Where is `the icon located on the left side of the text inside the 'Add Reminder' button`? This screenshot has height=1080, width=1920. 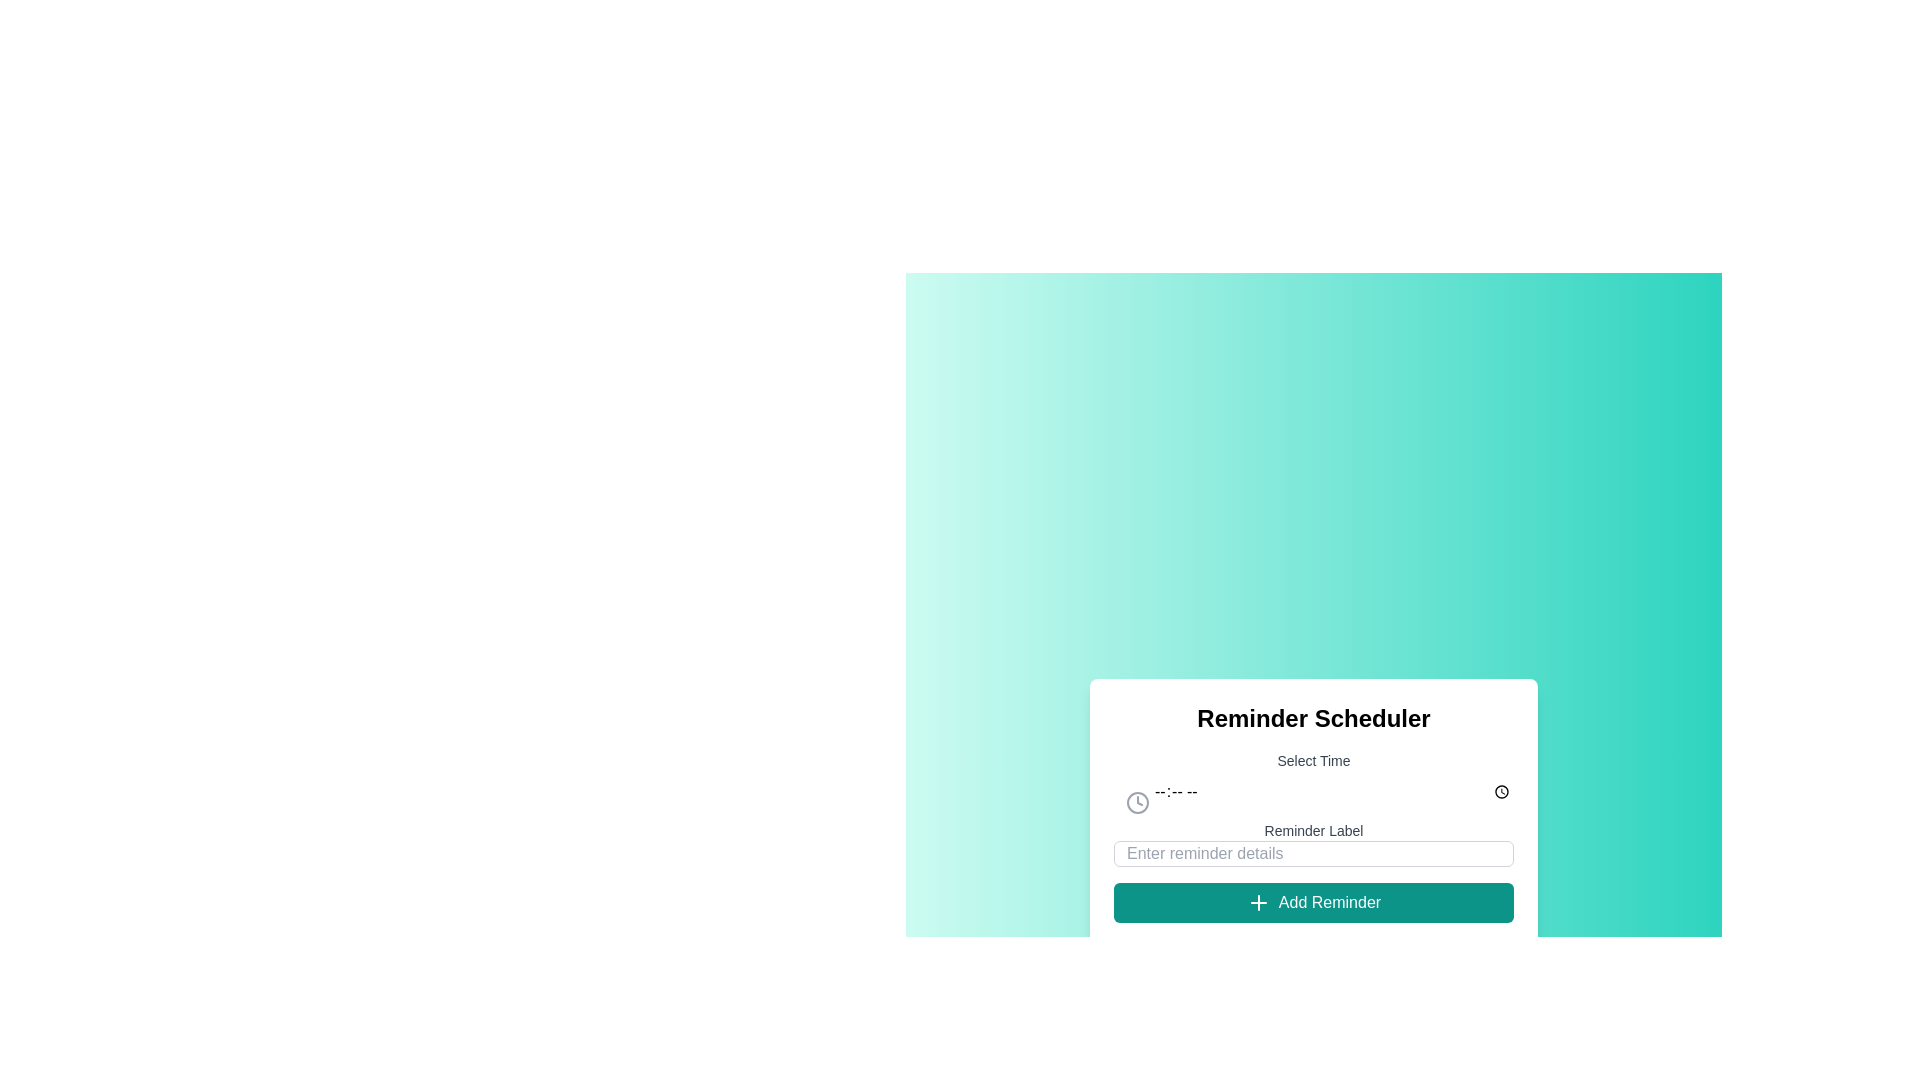 the icon located on the left side of the text inside the 'Add Reminder' button is located at coordinates (1257, 902).